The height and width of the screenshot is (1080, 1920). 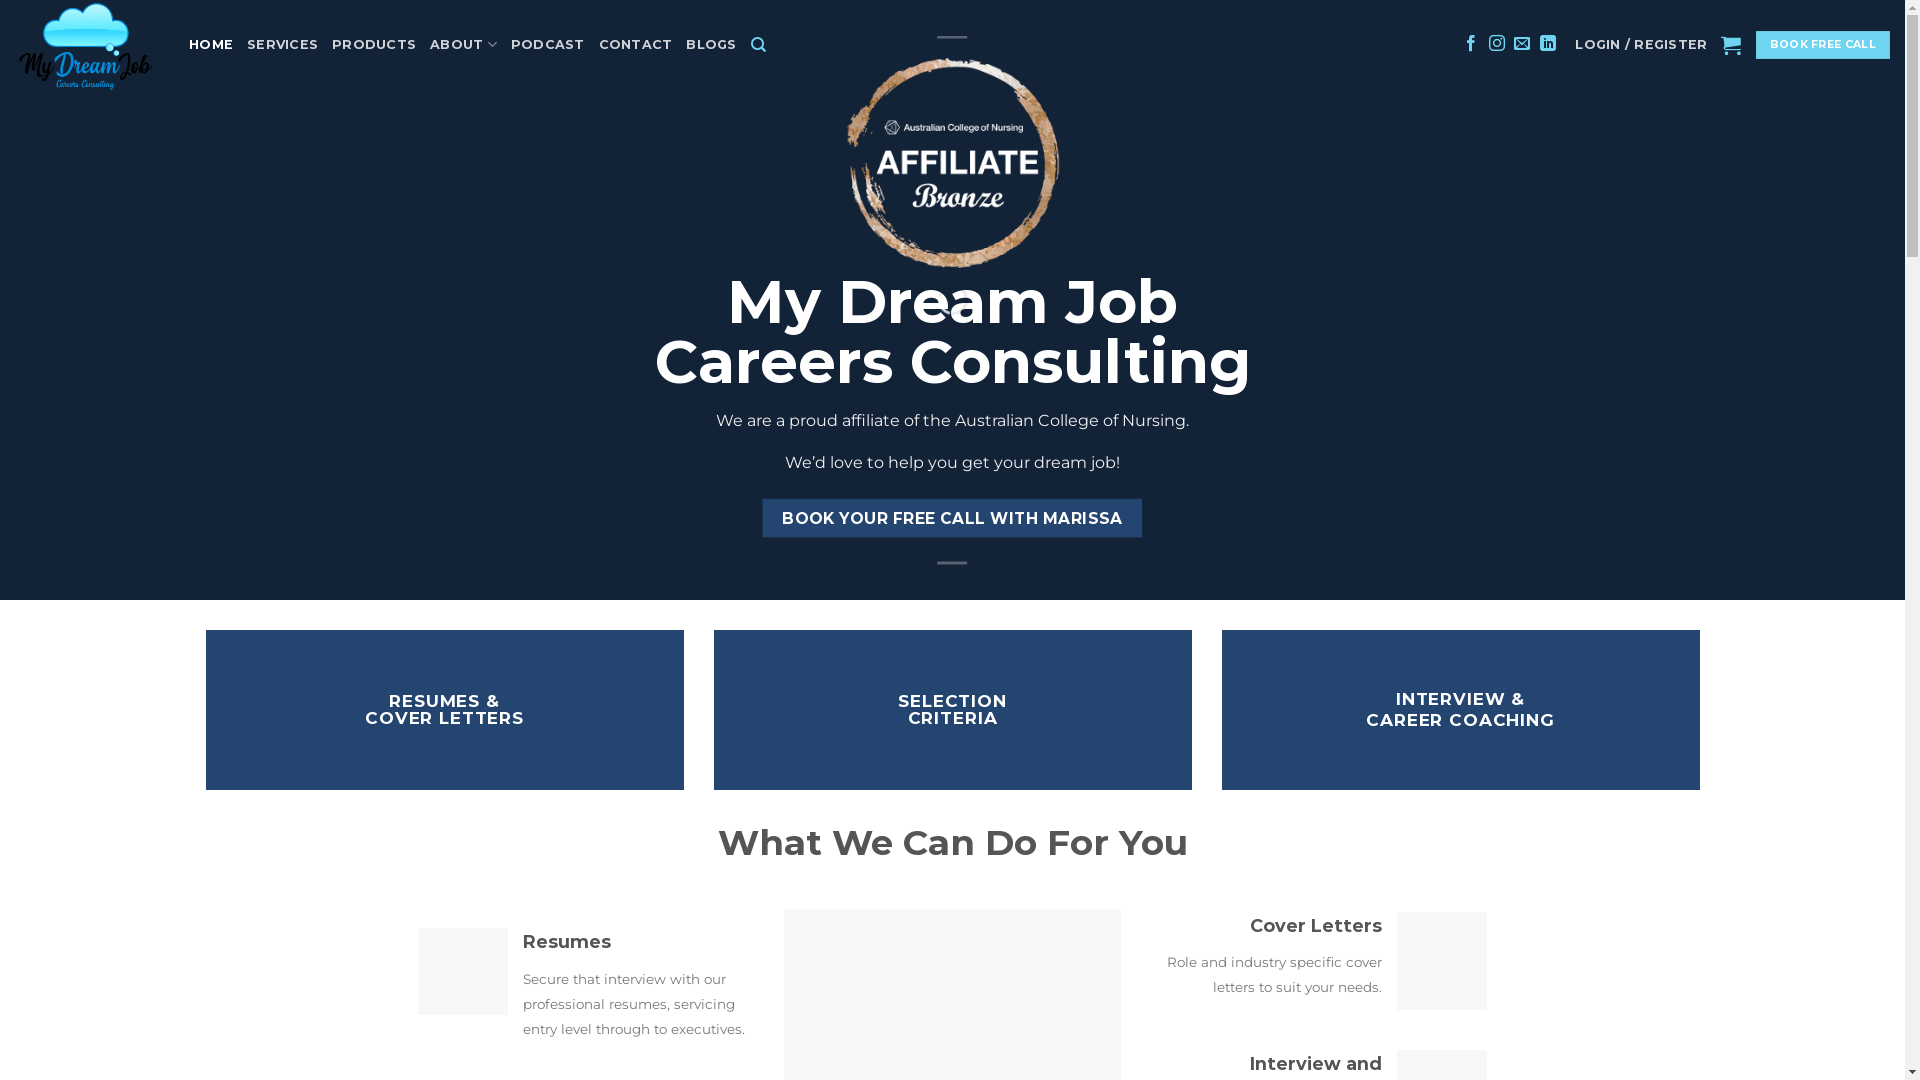 I want to click on 'INTERVIEW &', so click(x=1460, y=697).